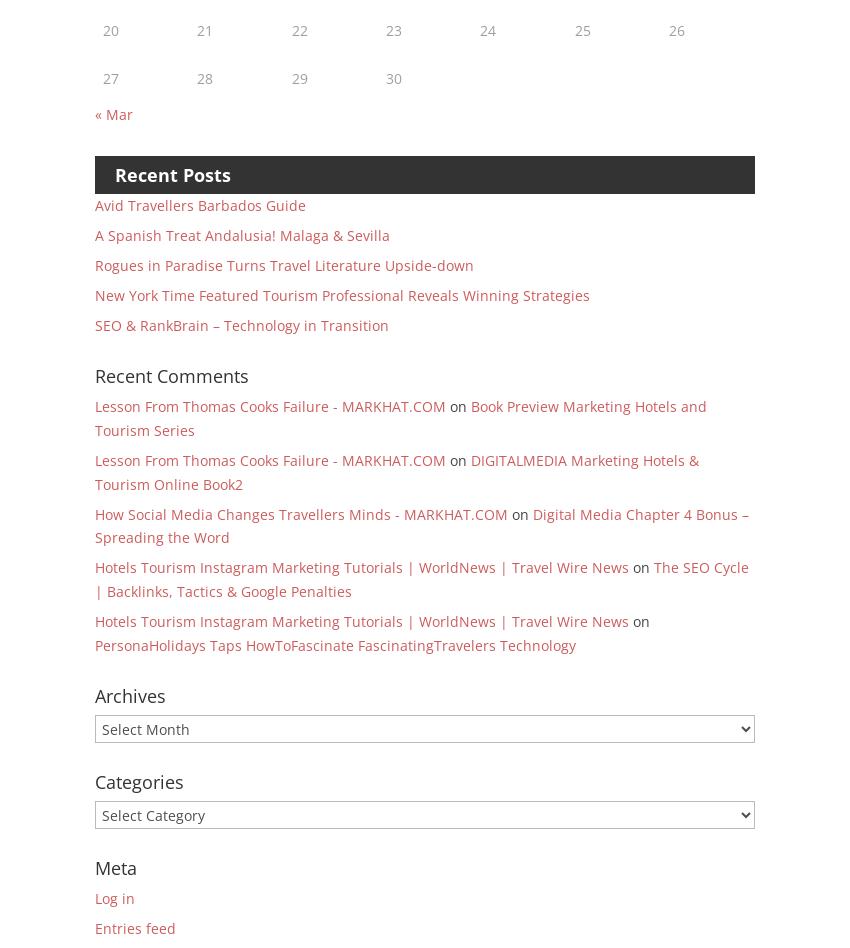 This screenshot has width=850, height=948. I want to click on 'Log in', so click(114, 897).